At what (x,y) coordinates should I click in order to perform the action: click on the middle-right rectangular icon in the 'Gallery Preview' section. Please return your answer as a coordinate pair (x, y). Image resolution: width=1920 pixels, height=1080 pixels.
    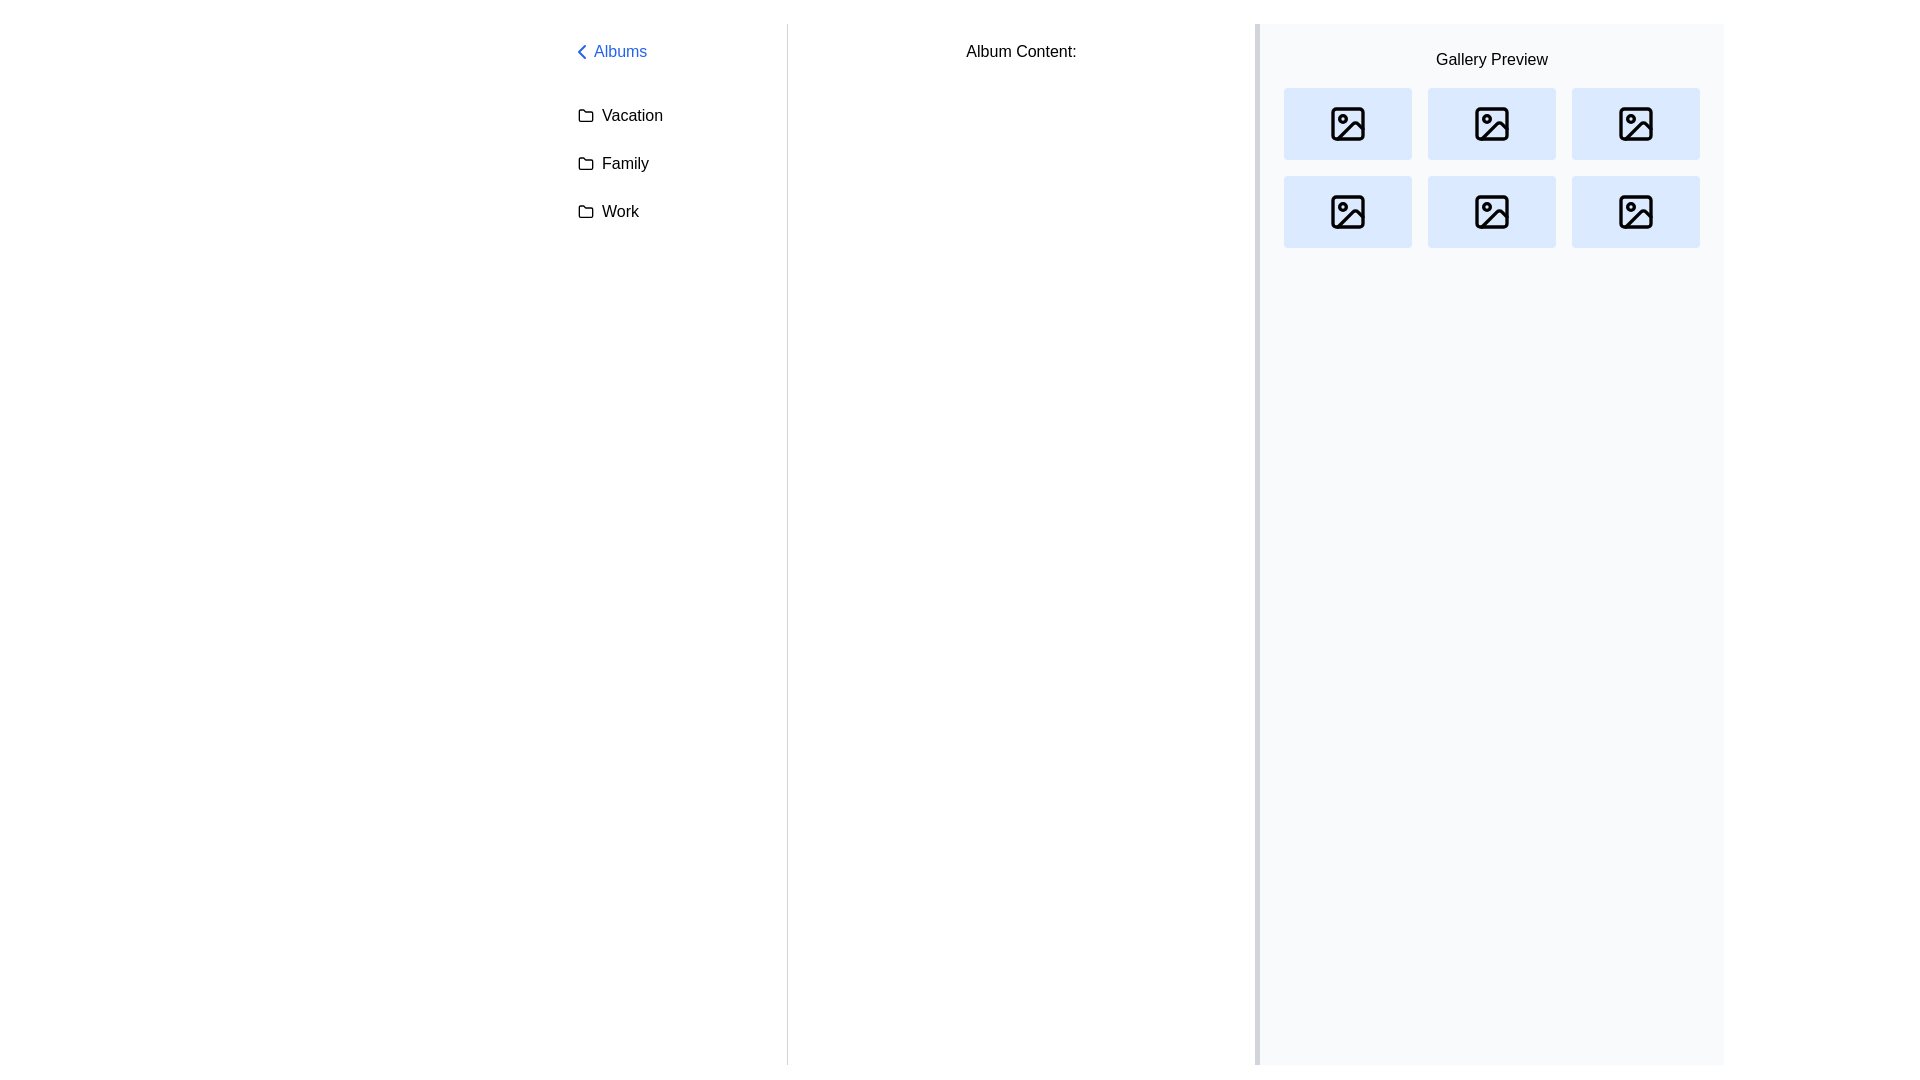
    Looking at the image, I should click on (1492, 212).